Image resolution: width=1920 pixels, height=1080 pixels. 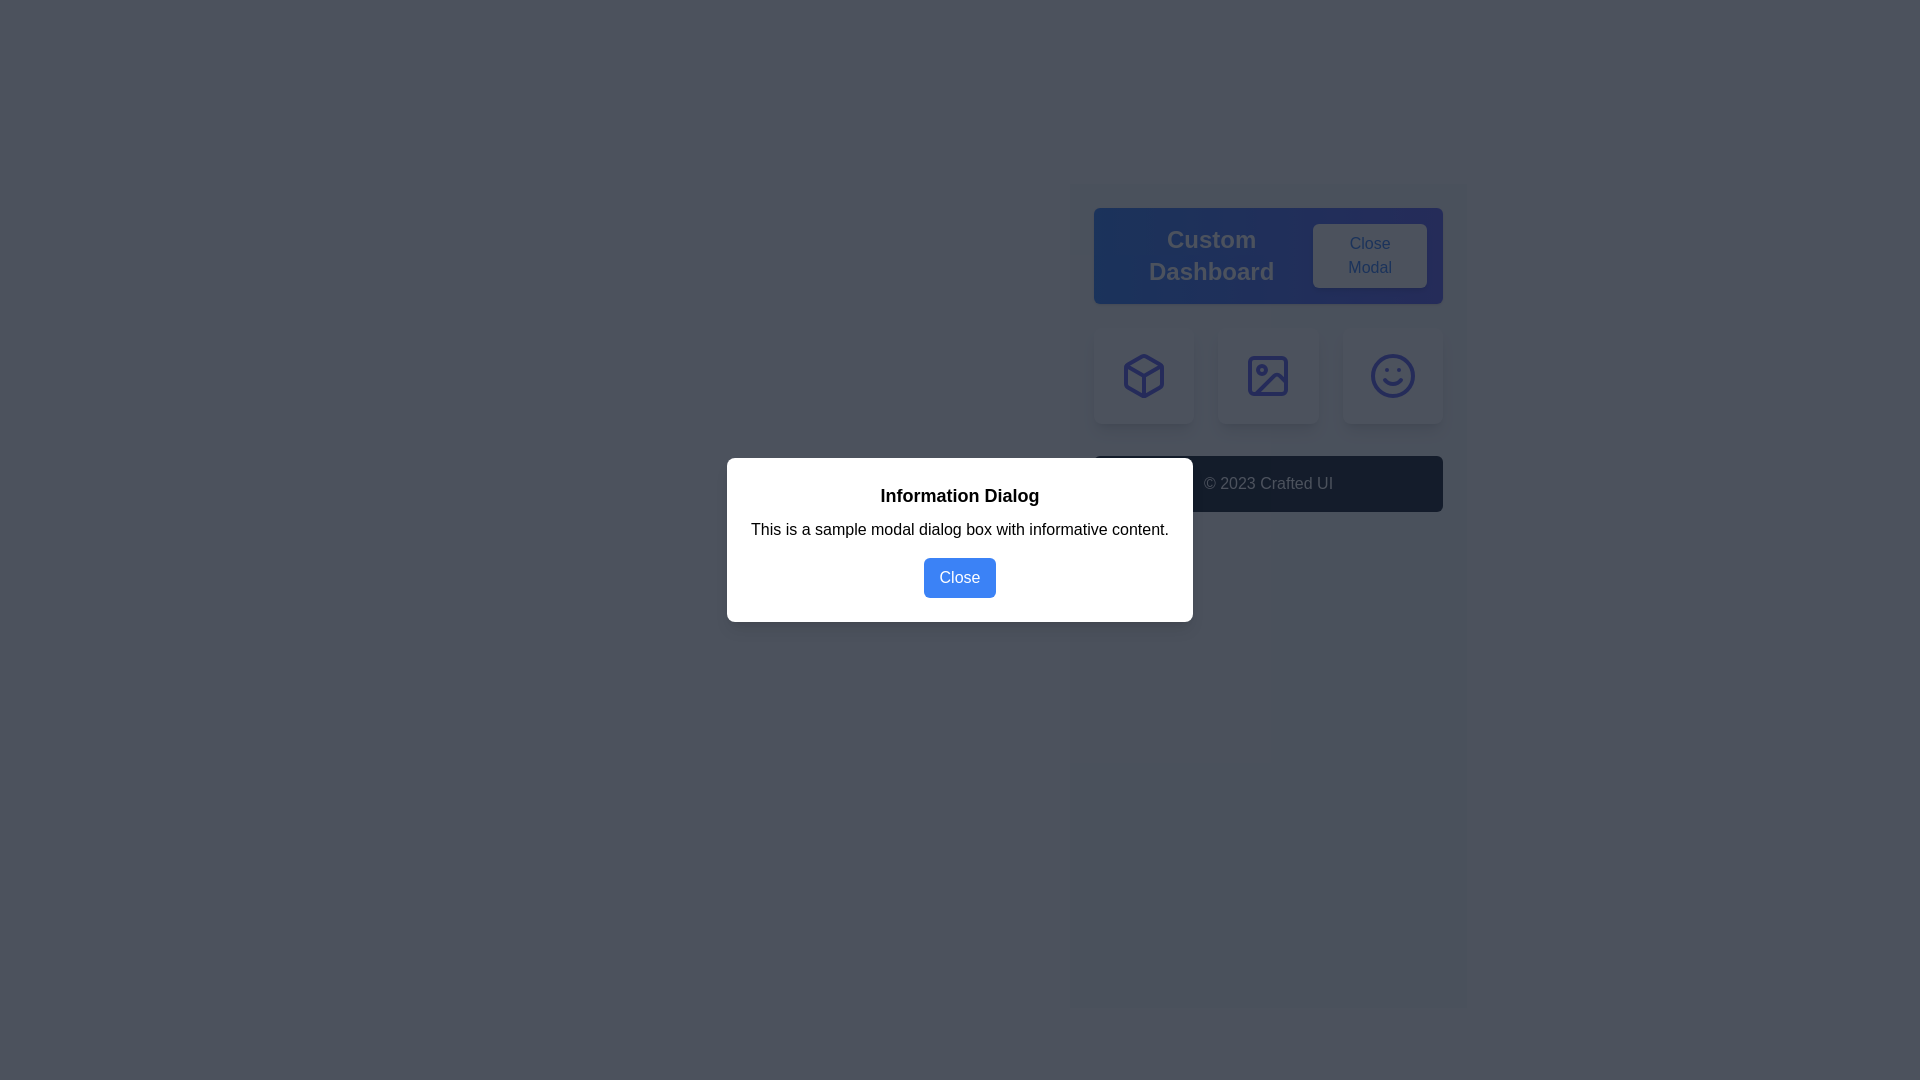 I want to click on the SVG icon represented by a diagonal line from top-left, so click(x=1270, y=384).